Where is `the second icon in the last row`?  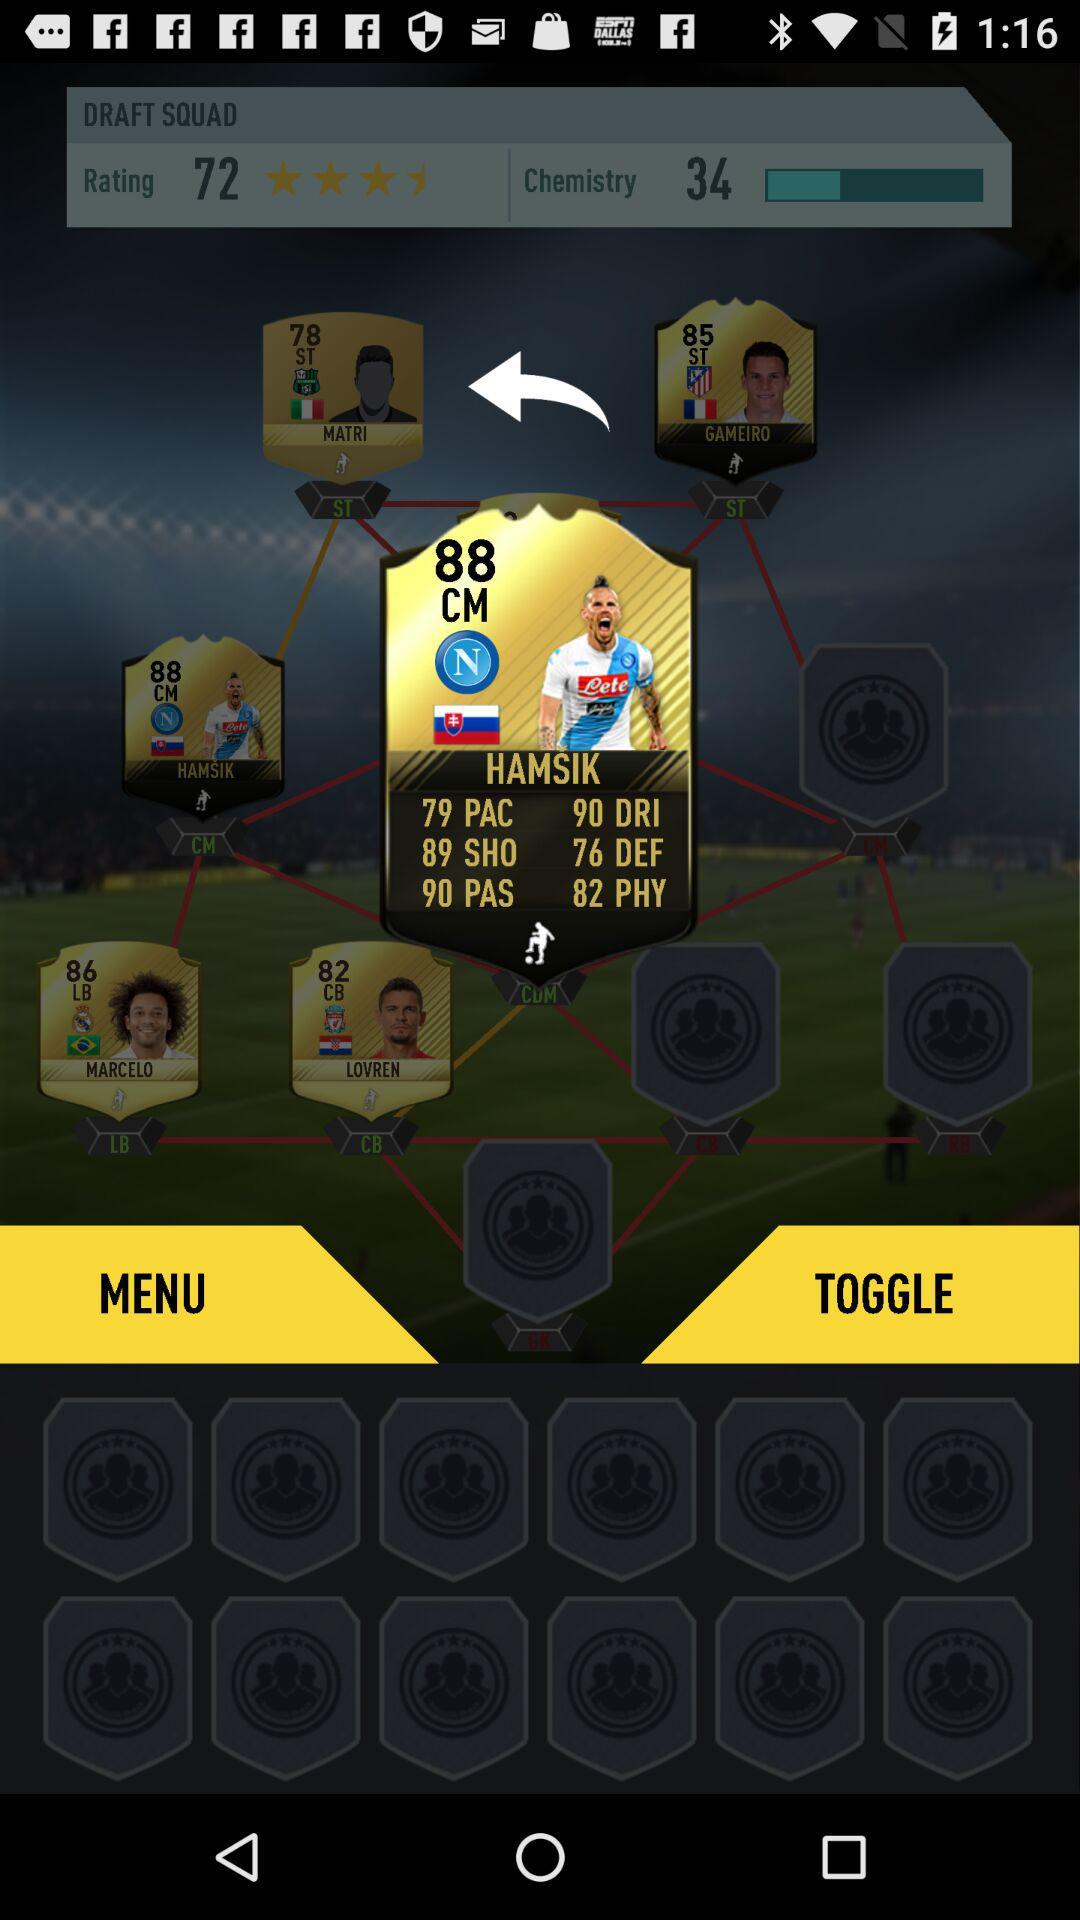 the second icon in the last row is located at coordinates (286, 1684).